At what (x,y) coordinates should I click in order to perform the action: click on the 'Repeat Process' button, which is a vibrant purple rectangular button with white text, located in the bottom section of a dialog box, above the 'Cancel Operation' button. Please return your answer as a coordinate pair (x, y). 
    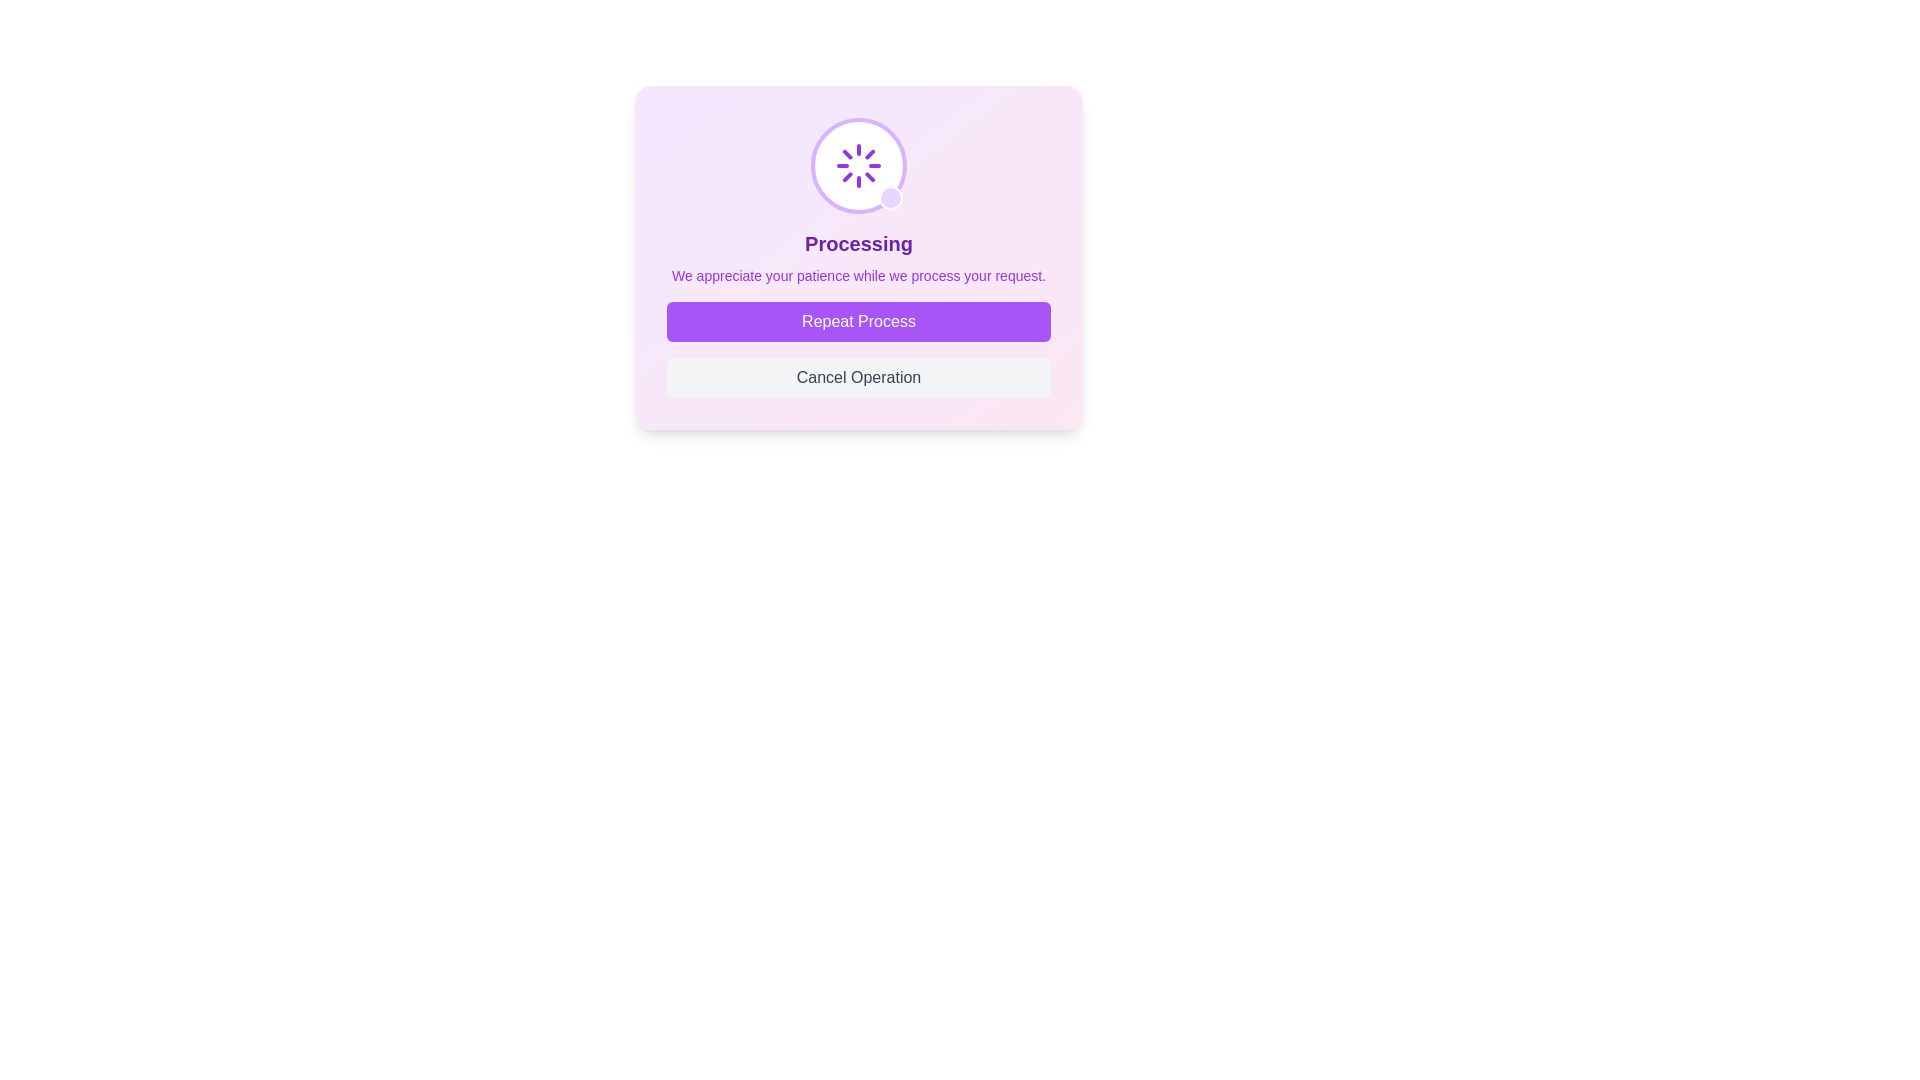
    Looking at the image, I should click on (859, 320).